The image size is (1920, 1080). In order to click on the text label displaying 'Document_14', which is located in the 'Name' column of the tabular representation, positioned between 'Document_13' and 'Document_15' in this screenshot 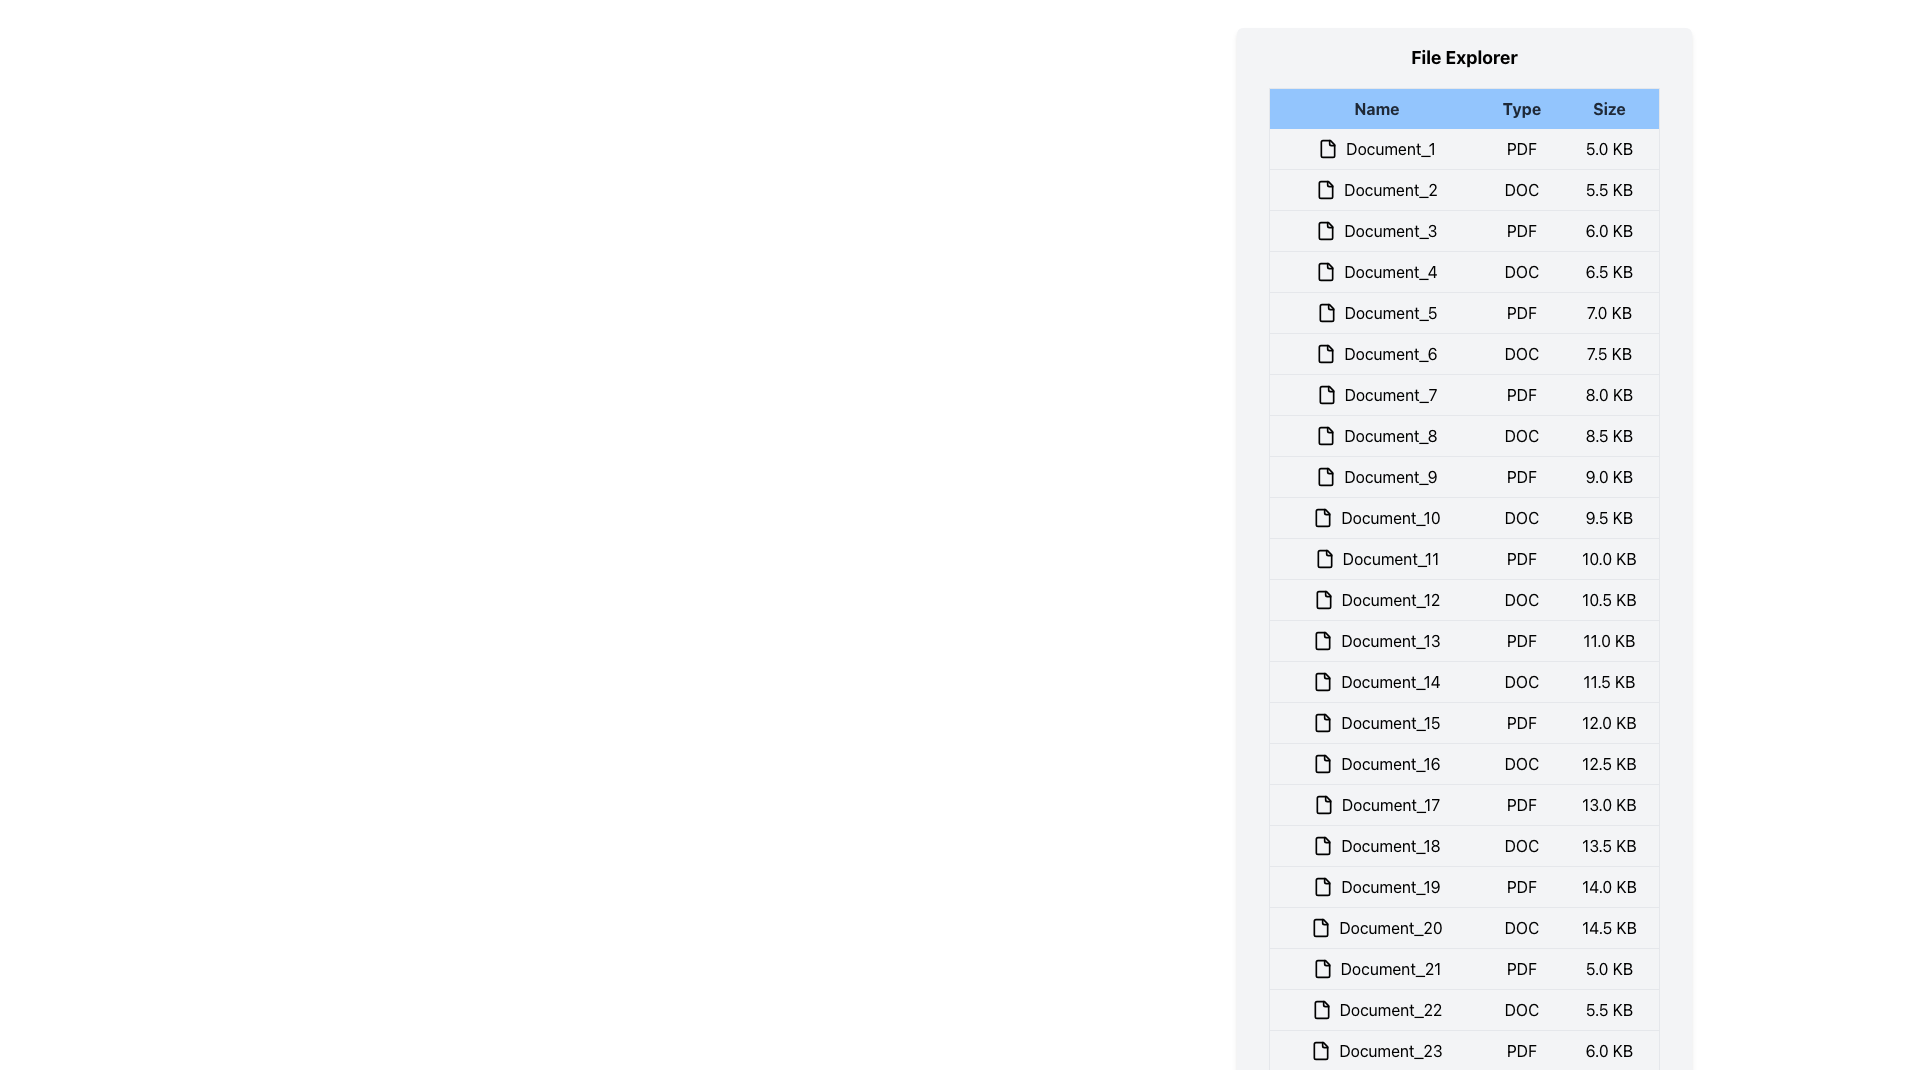, I will do `click(1376, 681)`.